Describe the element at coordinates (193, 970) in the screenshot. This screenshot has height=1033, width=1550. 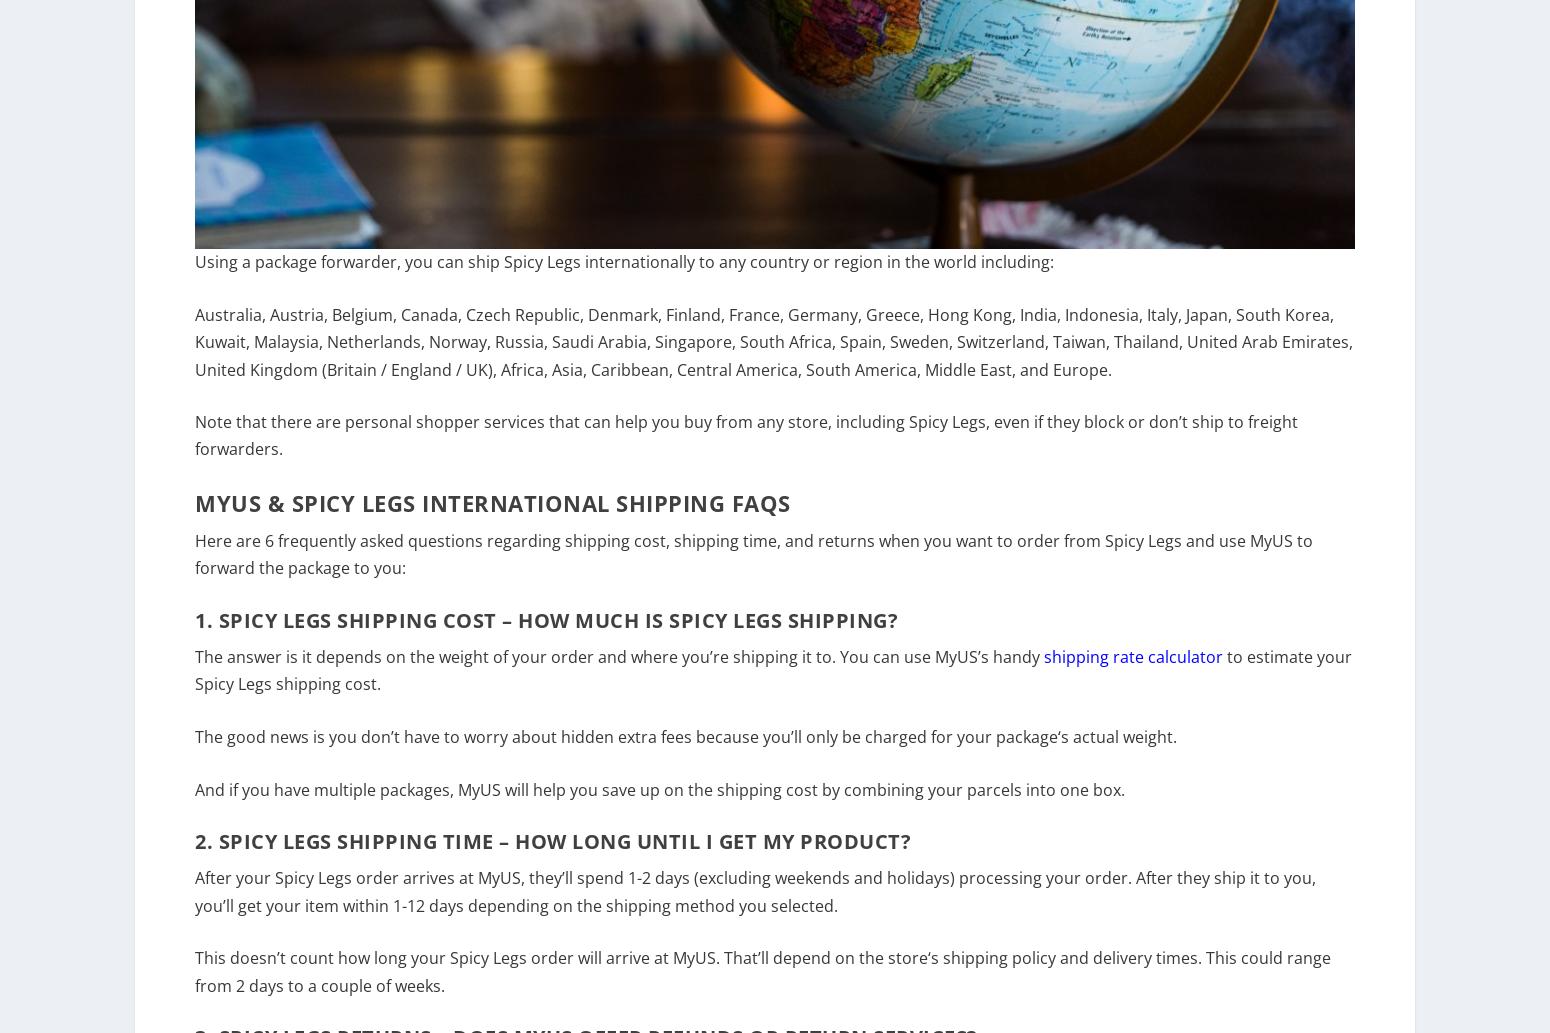
I see `'This doesn’t count how long your Spicy Legs'` at that location.